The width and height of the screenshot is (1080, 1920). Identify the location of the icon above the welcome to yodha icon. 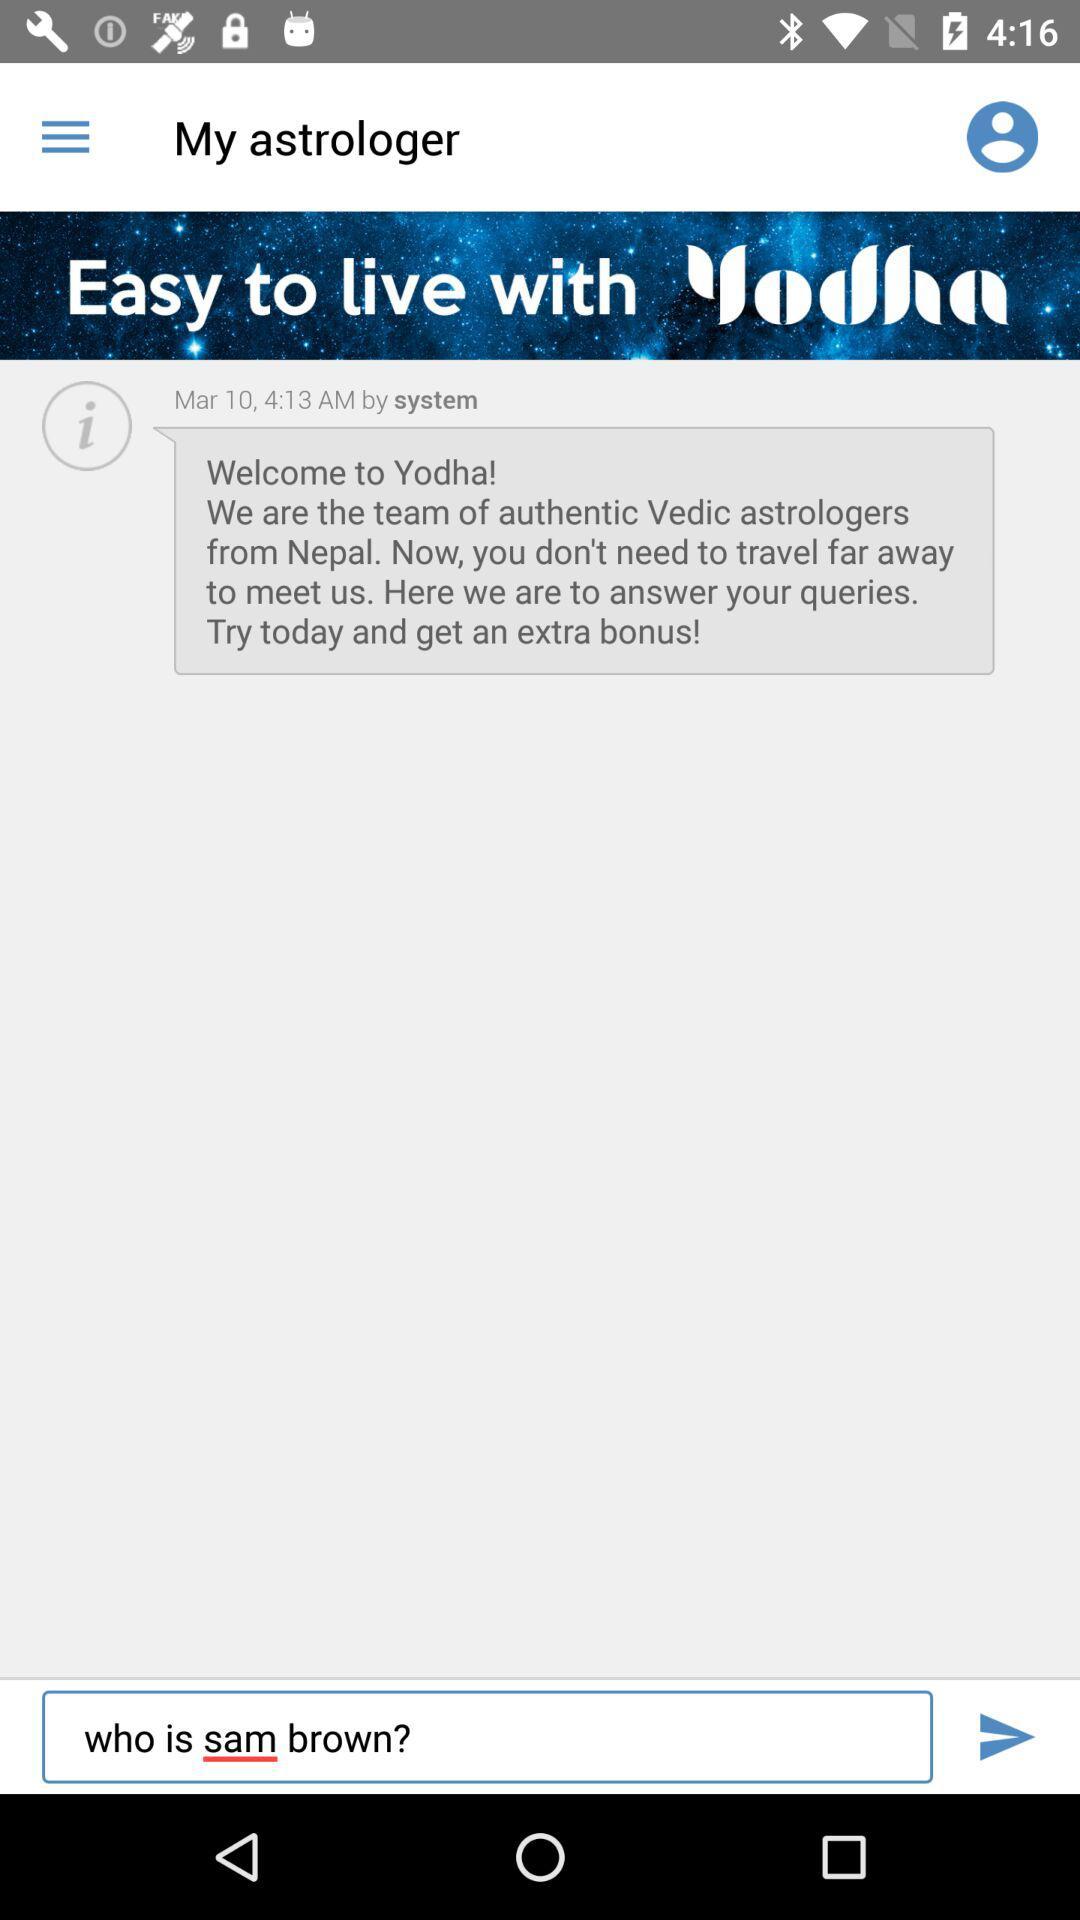
(432, 398).